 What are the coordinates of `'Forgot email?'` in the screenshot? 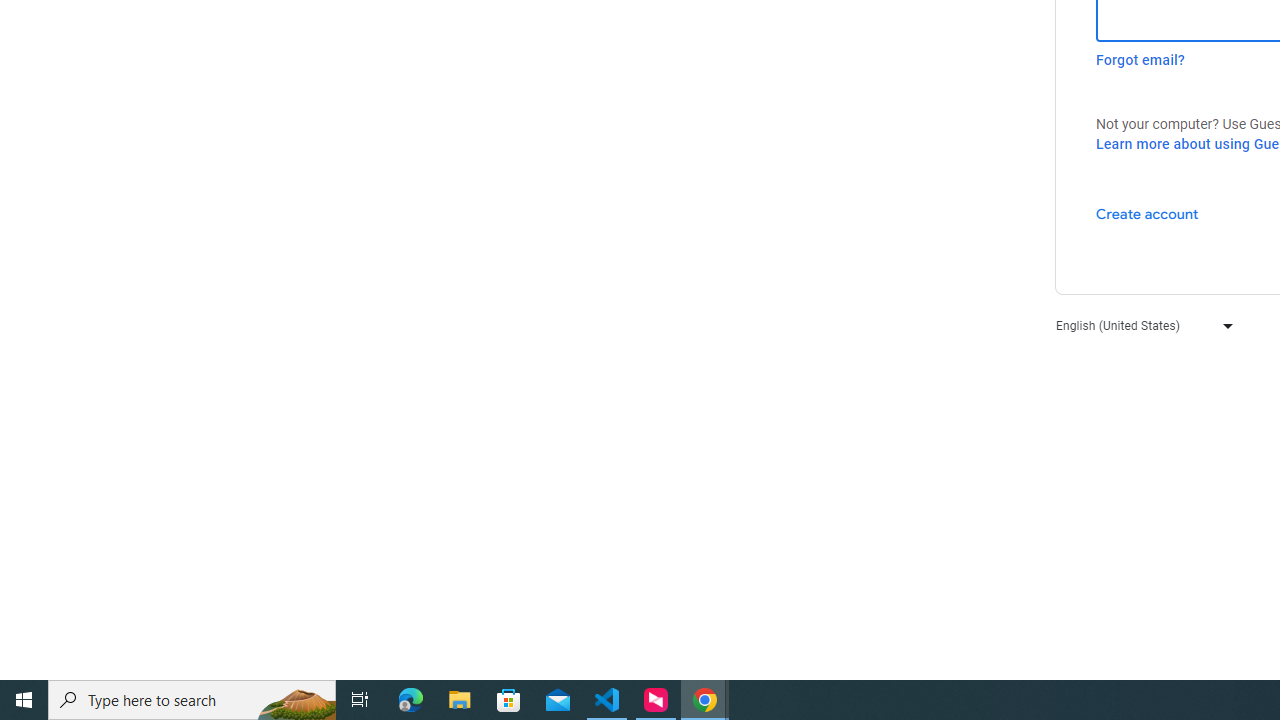 It's located at (1140, 59).